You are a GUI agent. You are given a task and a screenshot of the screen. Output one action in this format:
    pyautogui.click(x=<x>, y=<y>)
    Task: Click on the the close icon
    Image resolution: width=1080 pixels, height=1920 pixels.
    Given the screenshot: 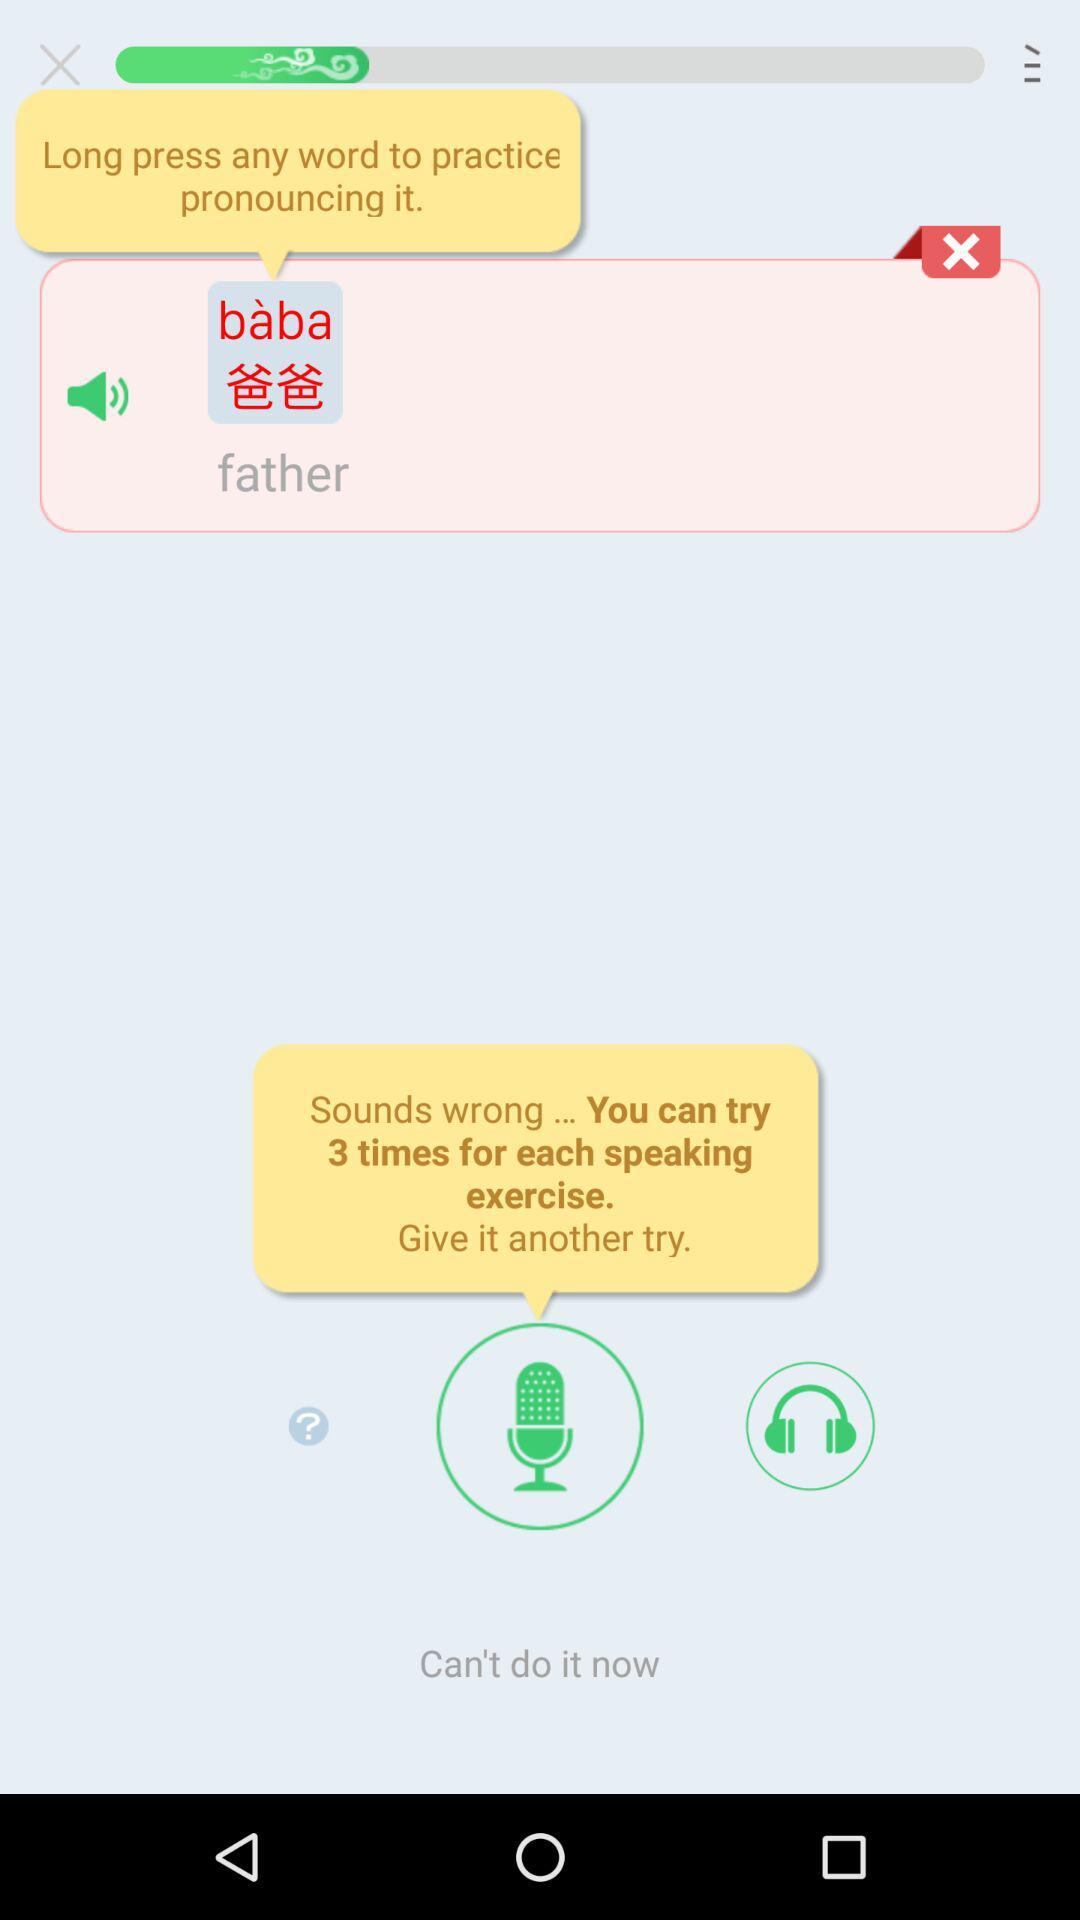 What is the action you would take?
    pyautogui.click(x=67, y=69)
    